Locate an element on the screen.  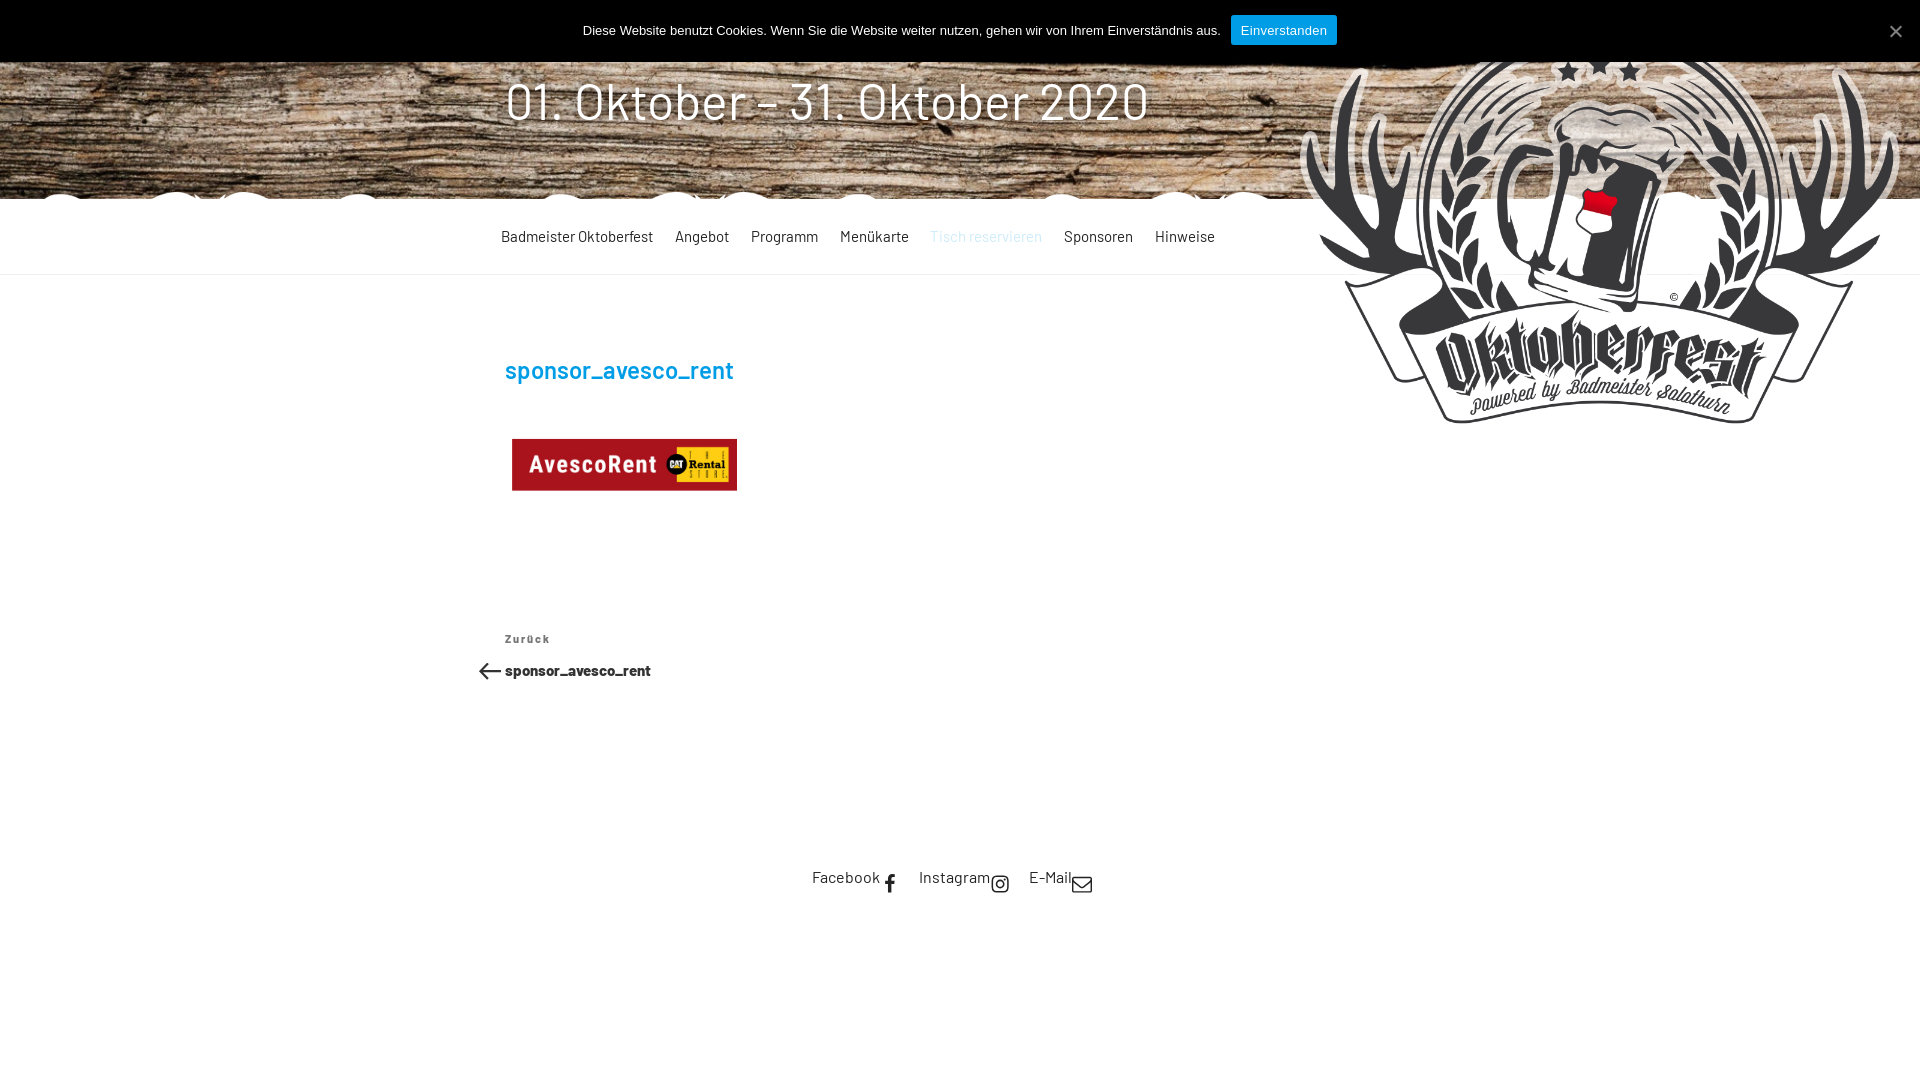
'Angebot' is located at coordinates (700, 235).